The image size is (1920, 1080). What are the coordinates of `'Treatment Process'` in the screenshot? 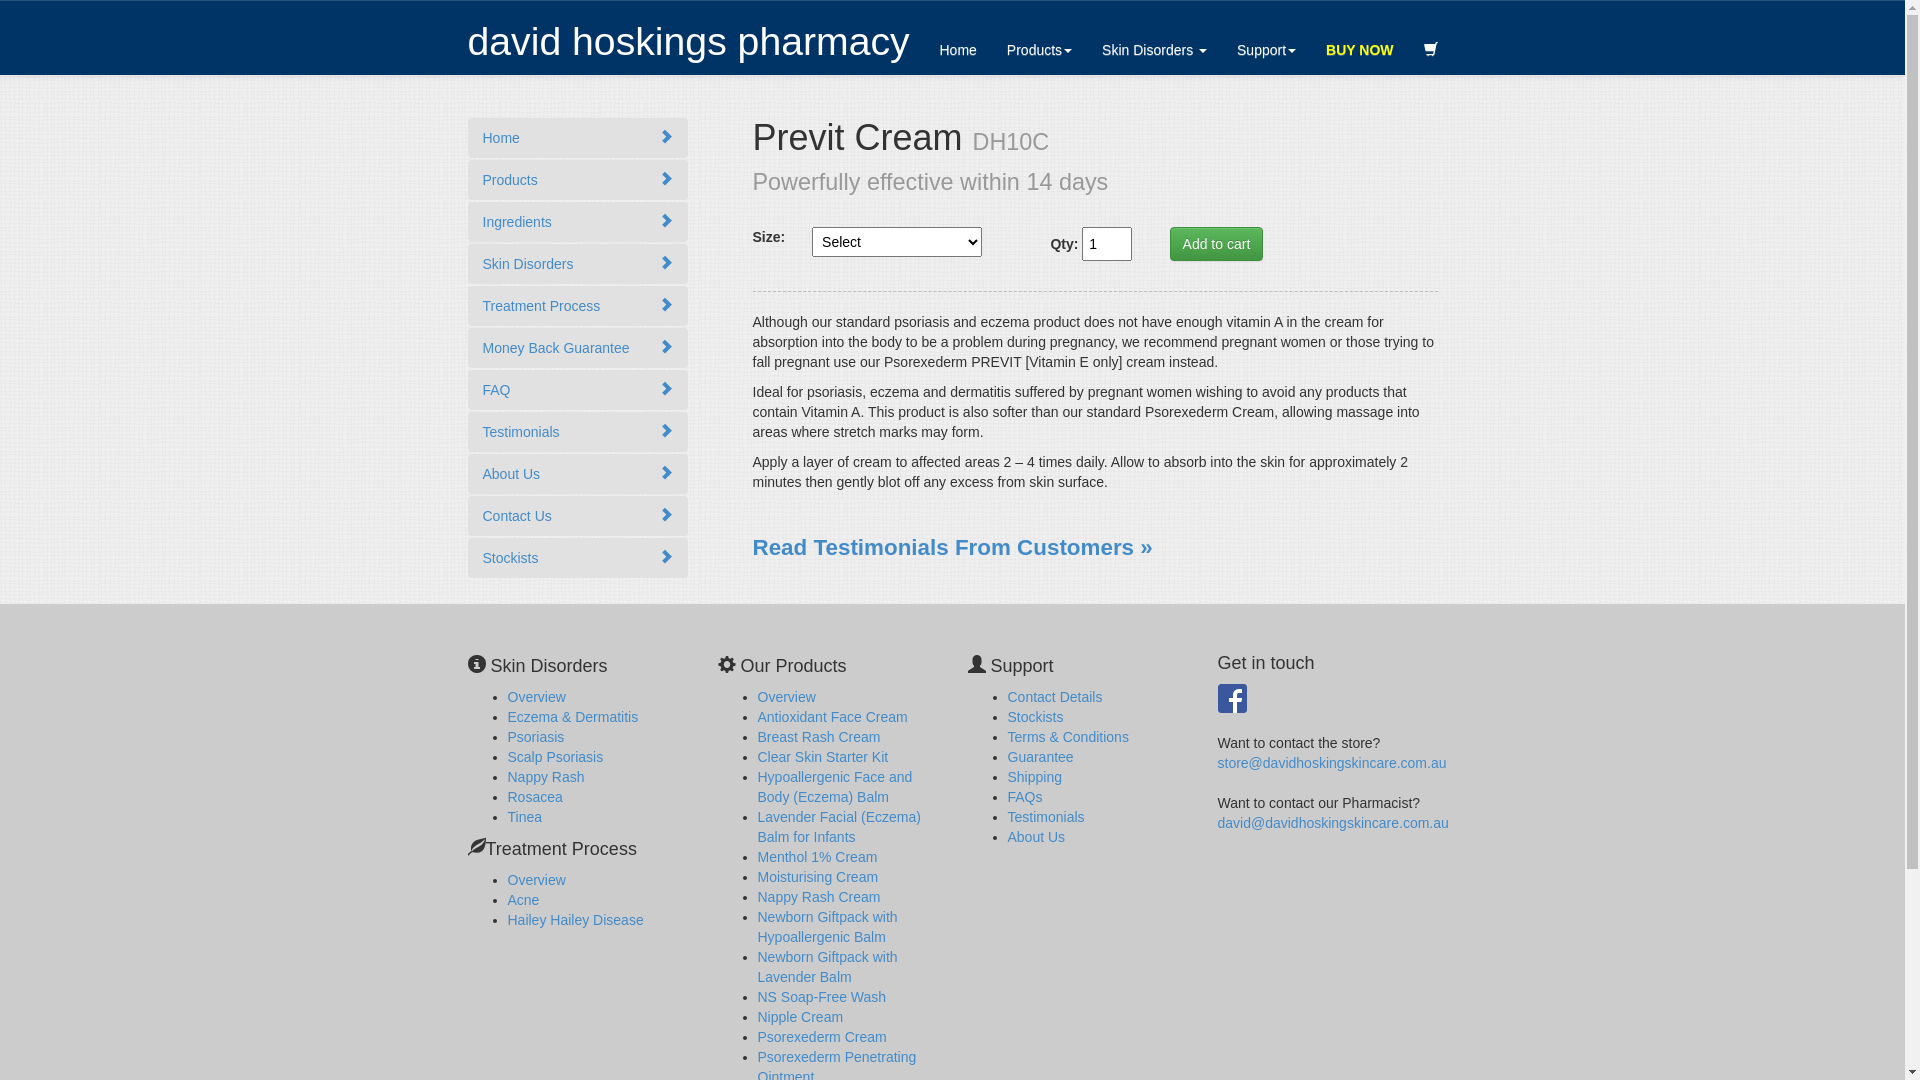 It's located at (576, 305).